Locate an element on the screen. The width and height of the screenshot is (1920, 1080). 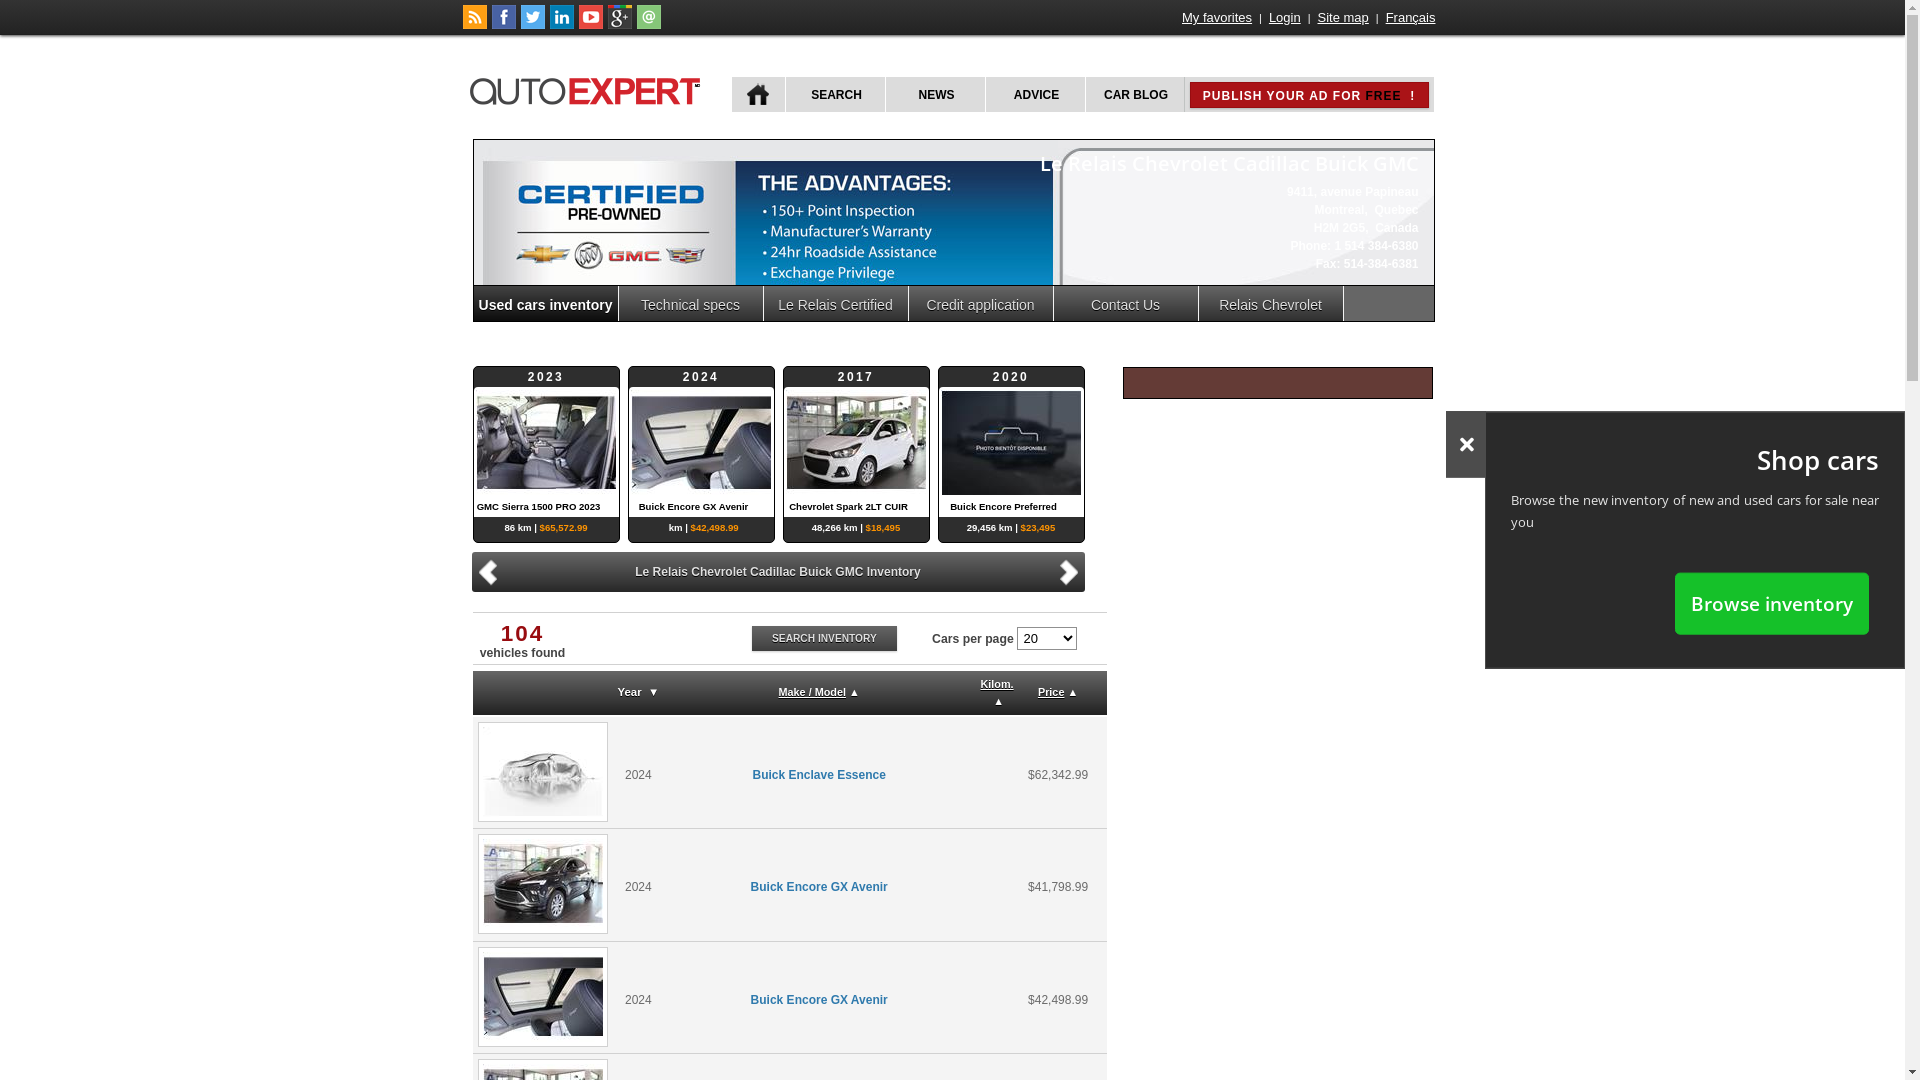
'Make / Model' is located at coordinates (812, 691).